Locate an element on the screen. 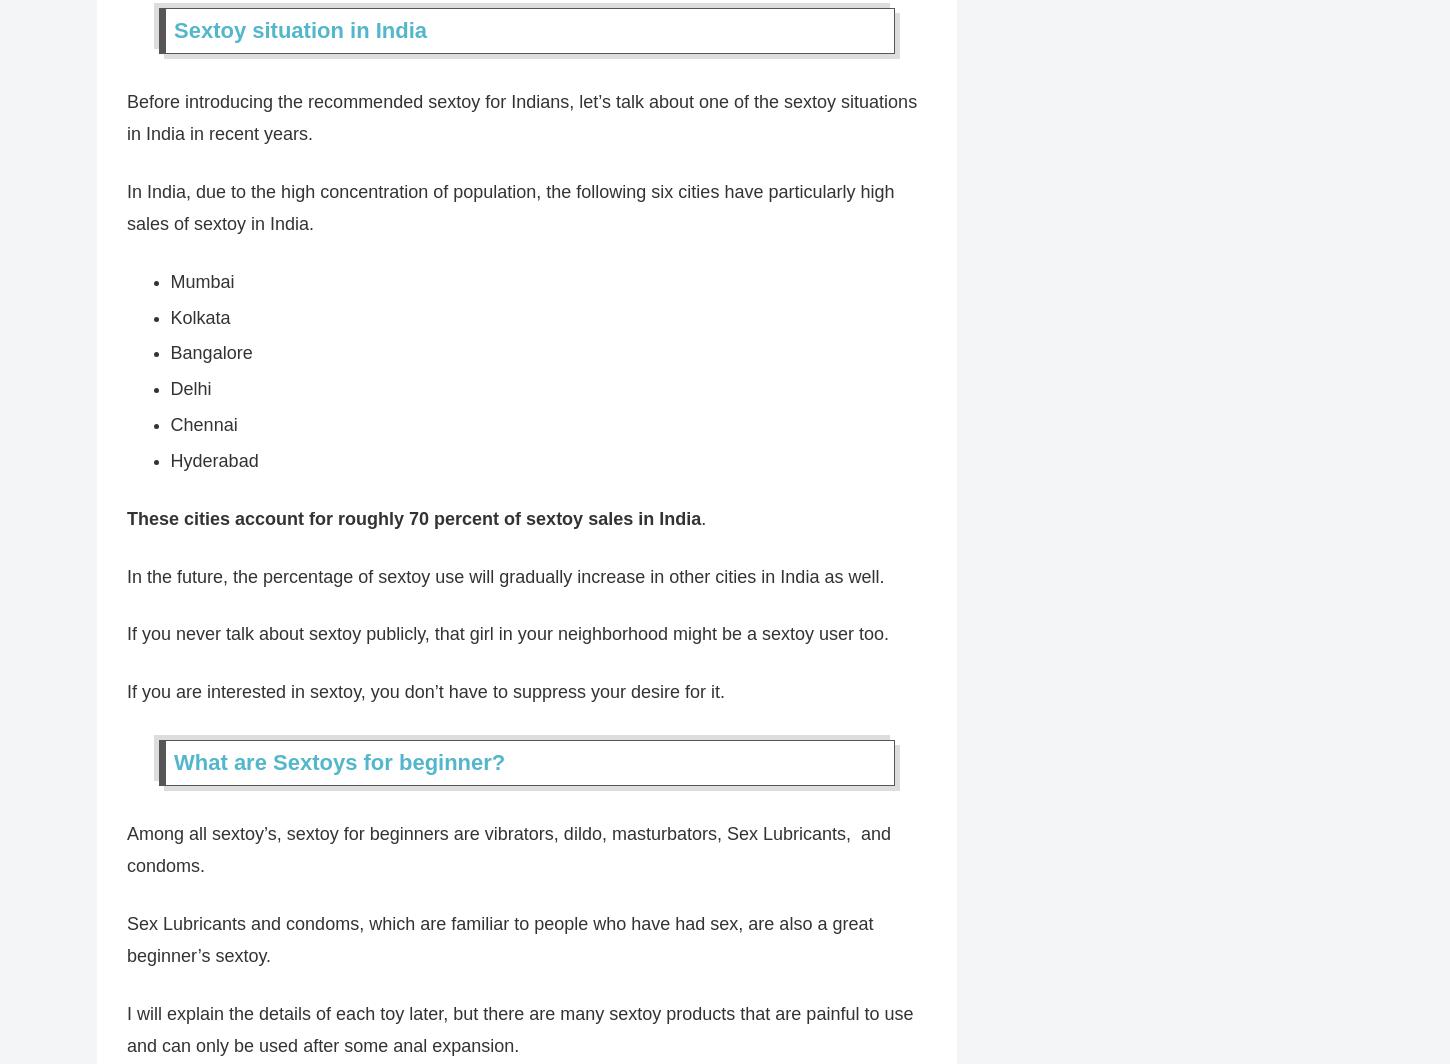  'If you never talk about sextoy publicly, that girl in your neighborhood might be a sextoy user too.' is located at coordinates (507, 634).